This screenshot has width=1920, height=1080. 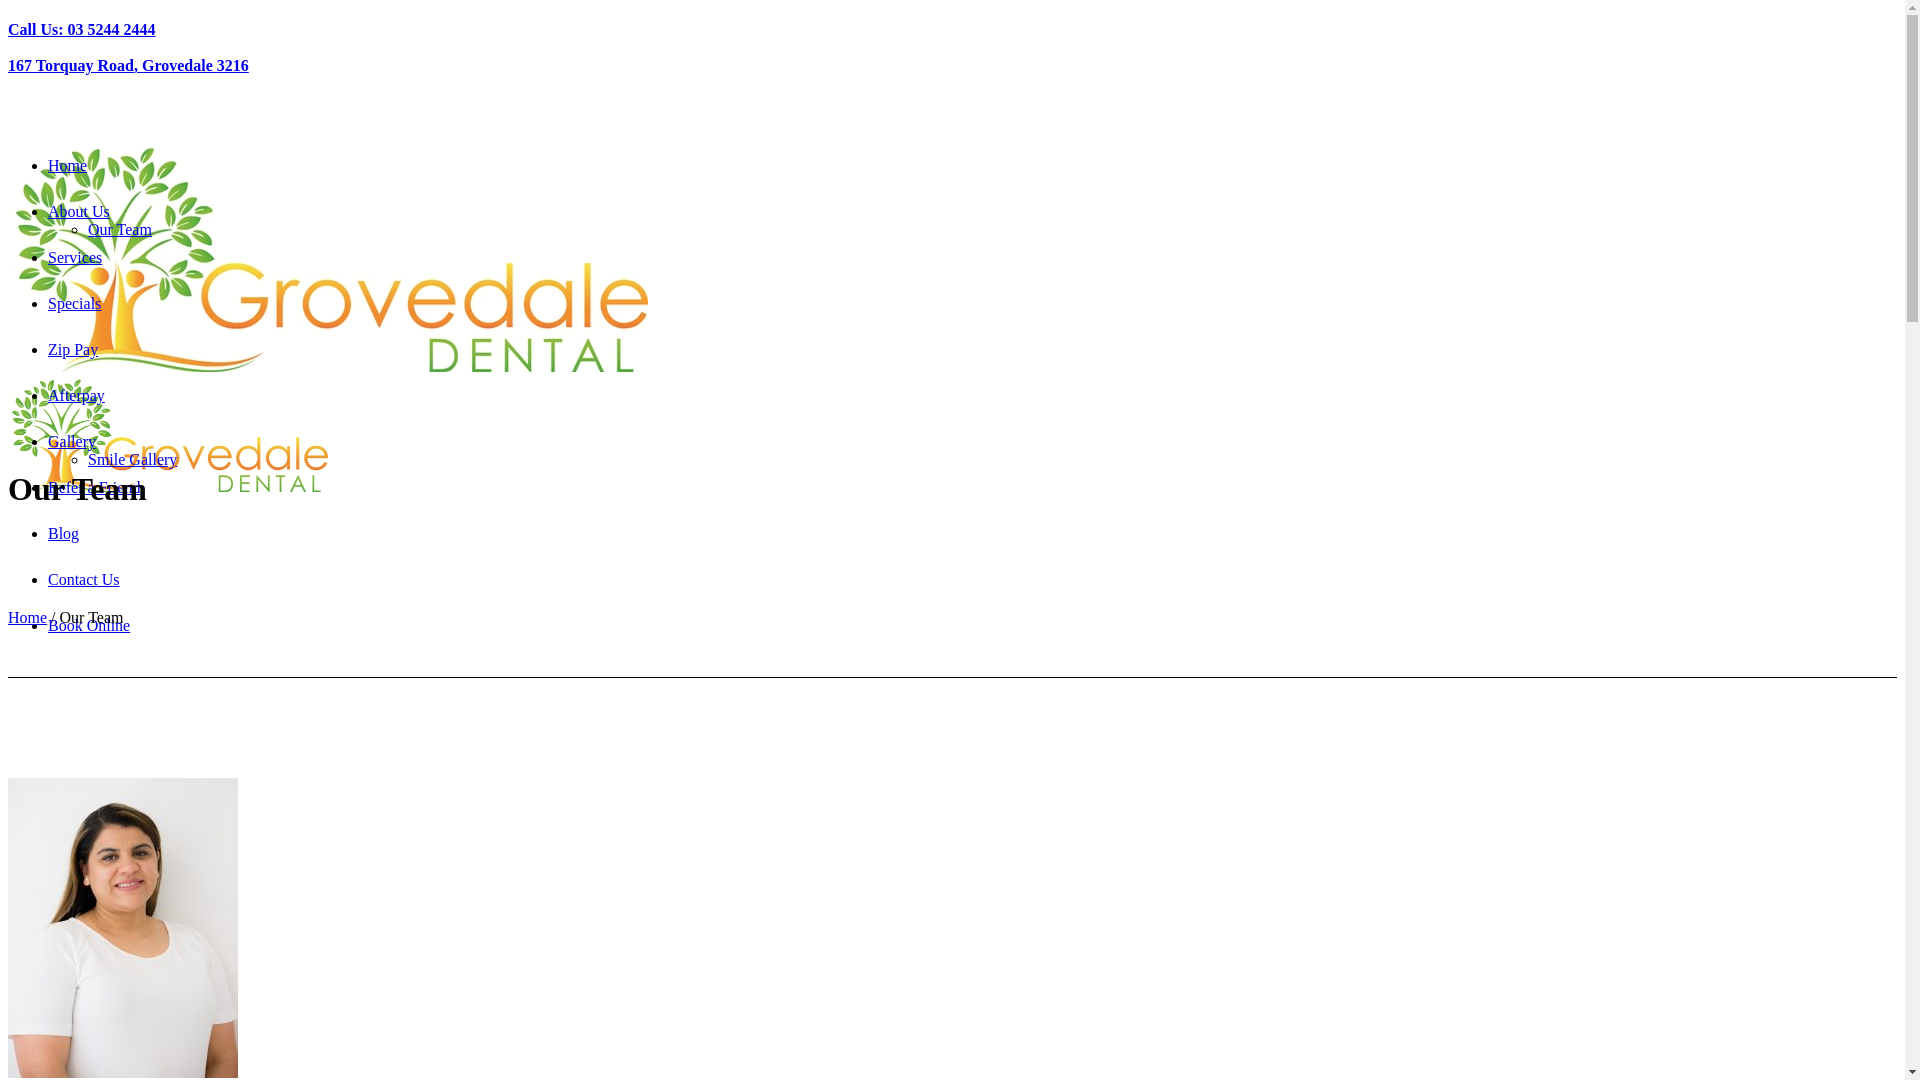 I want to click on 'Afterpay', so click(x=48, y=395).